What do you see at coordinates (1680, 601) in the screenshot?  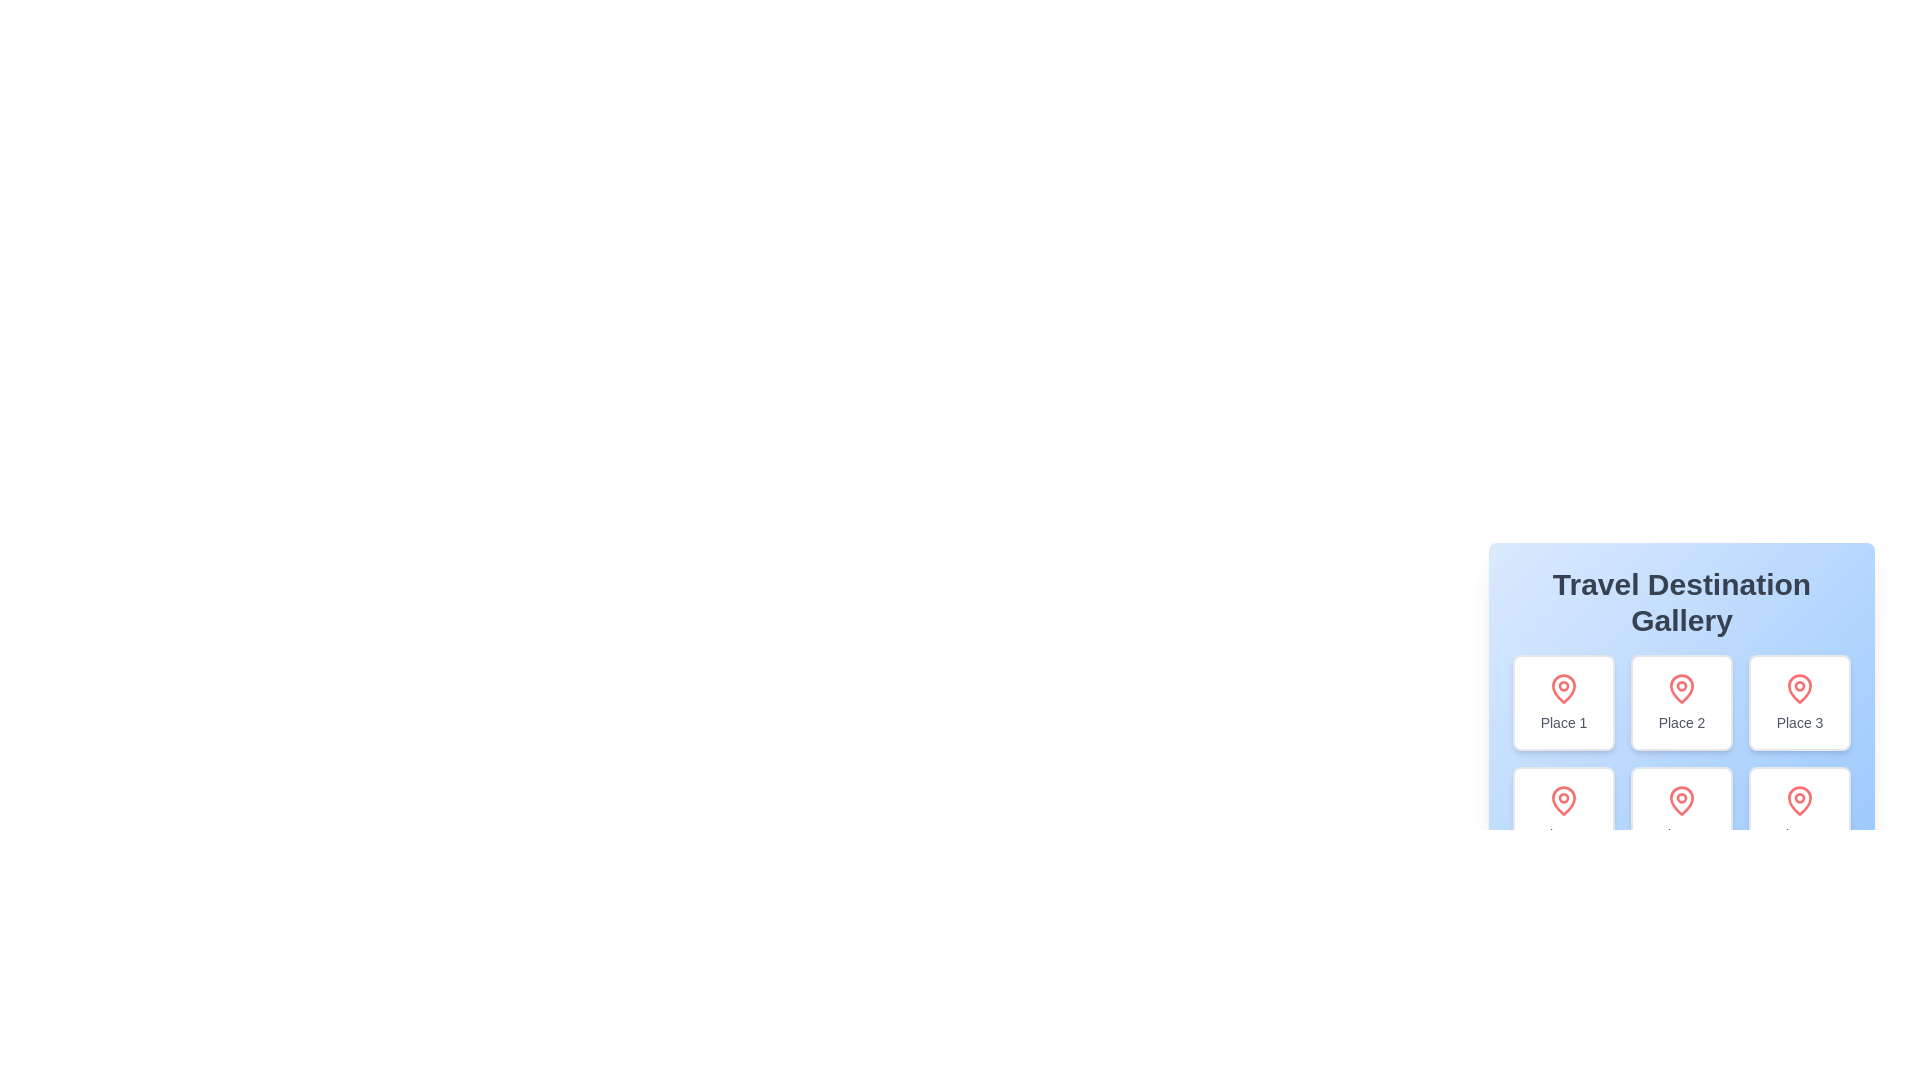 I see `the title text 'Travel Destination Gallery' at the top of the card-like component to select the text for copying` at bounding box center [1680, 601].